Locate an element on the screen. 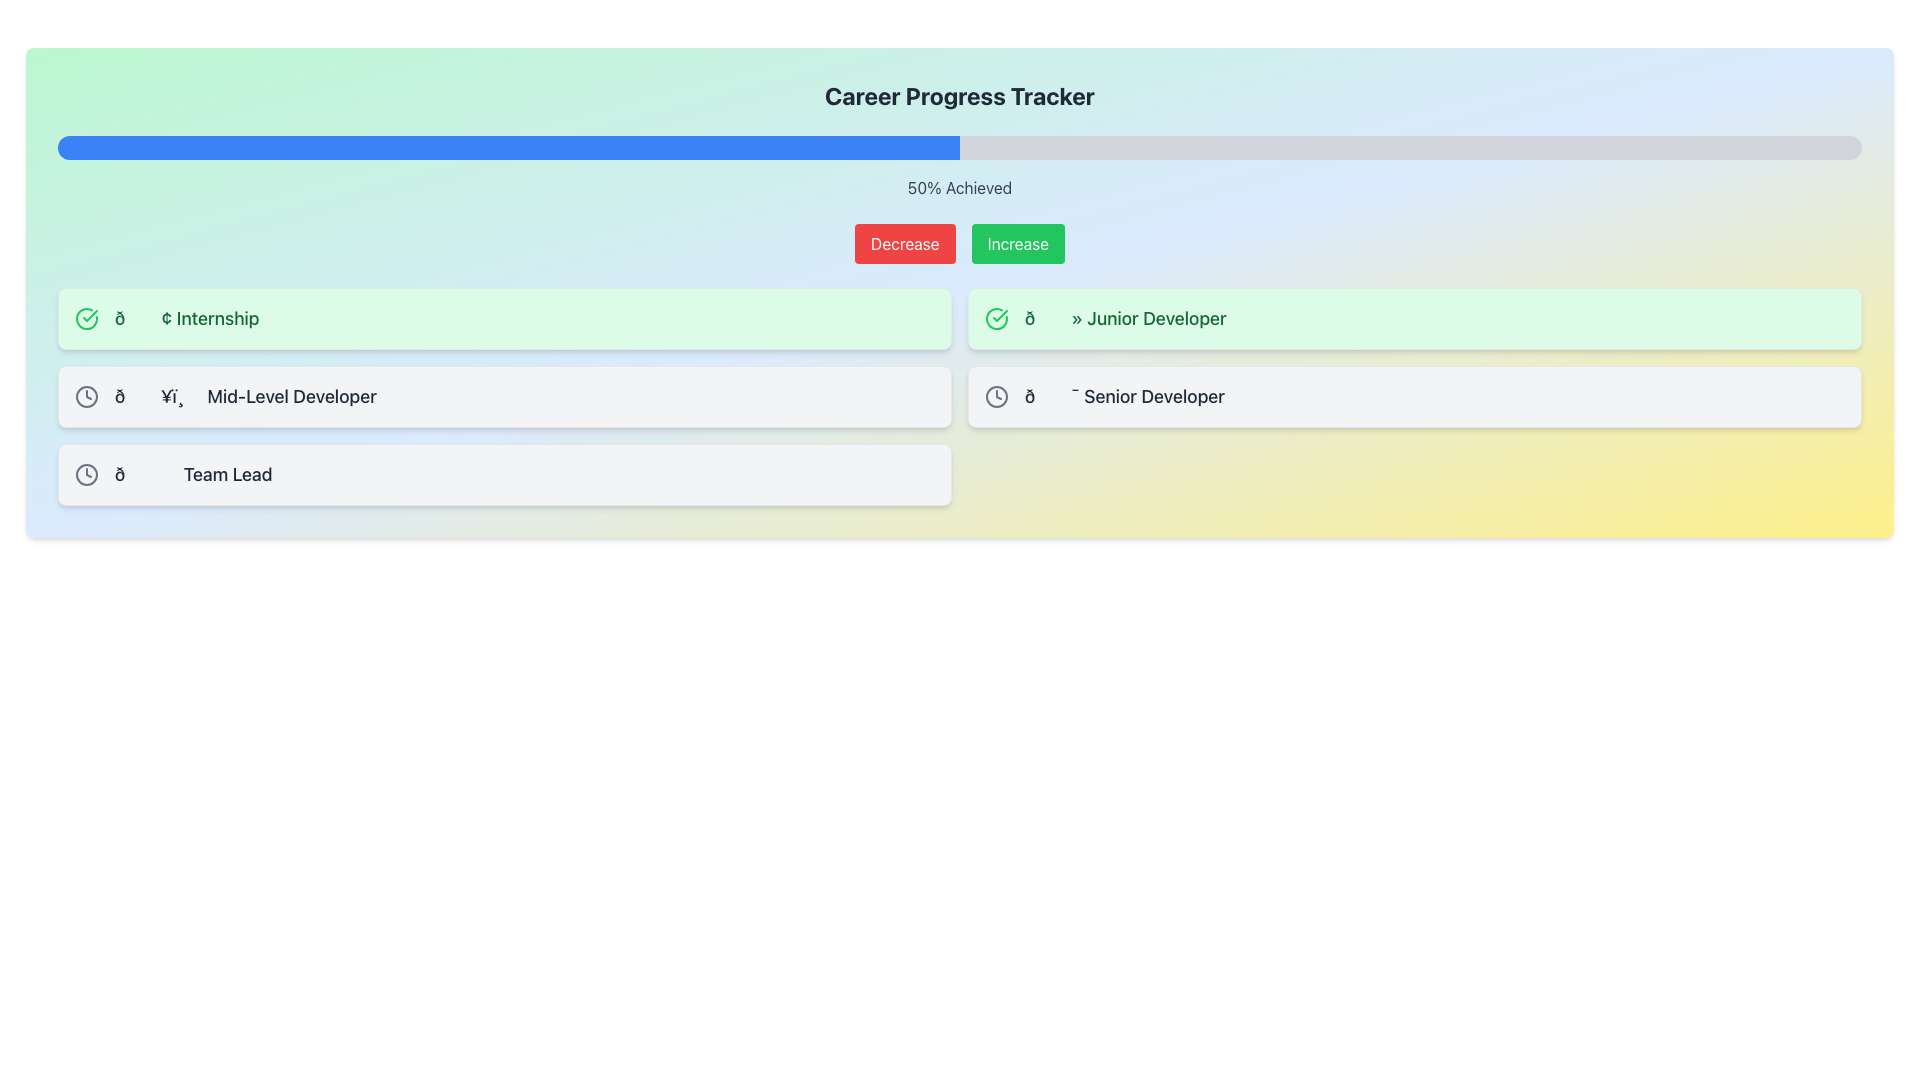 The height and width of the screenshot is (1080, 1920). the checkmark icon that indicates the completion of the 'Internship' stage in the progression tracker is located at coordinates (85, 318).